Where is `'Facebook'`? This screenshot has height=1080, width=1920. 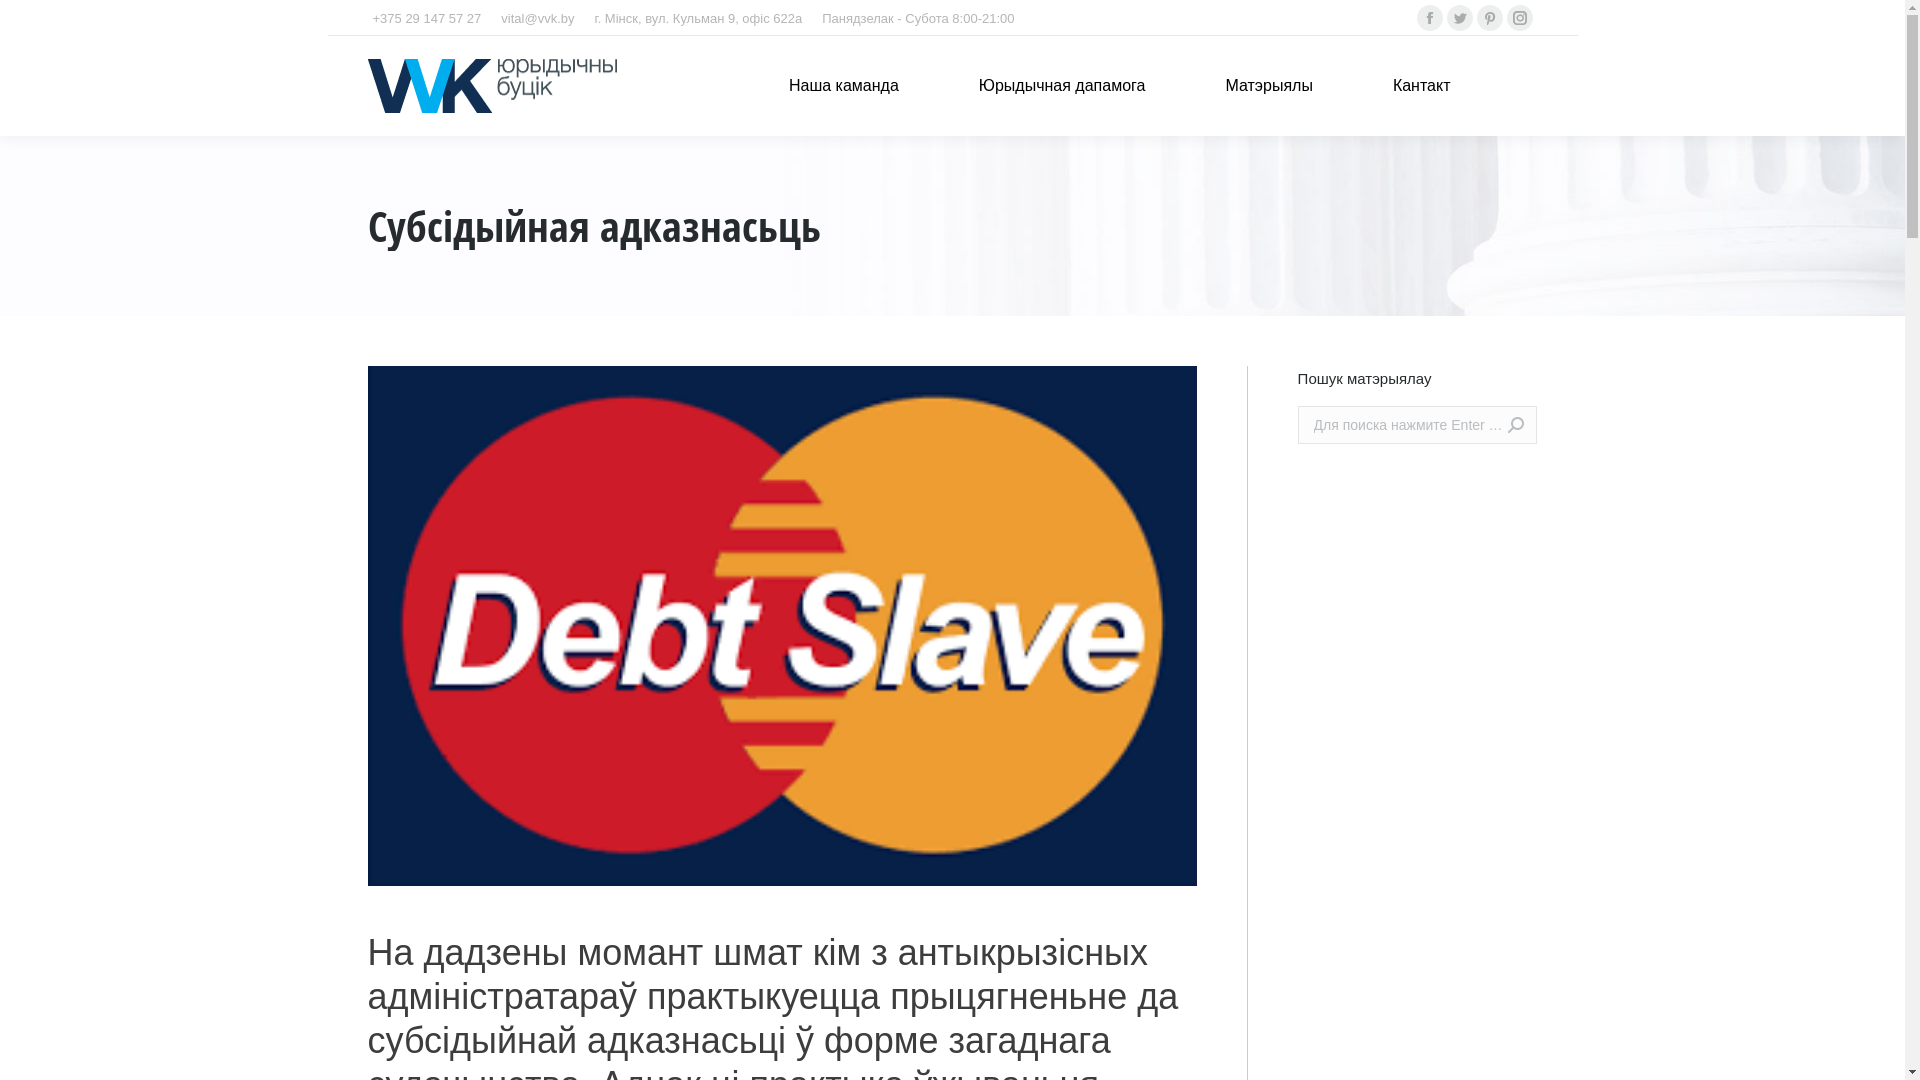
'Facebook' is located at coordinates (1415, 18).